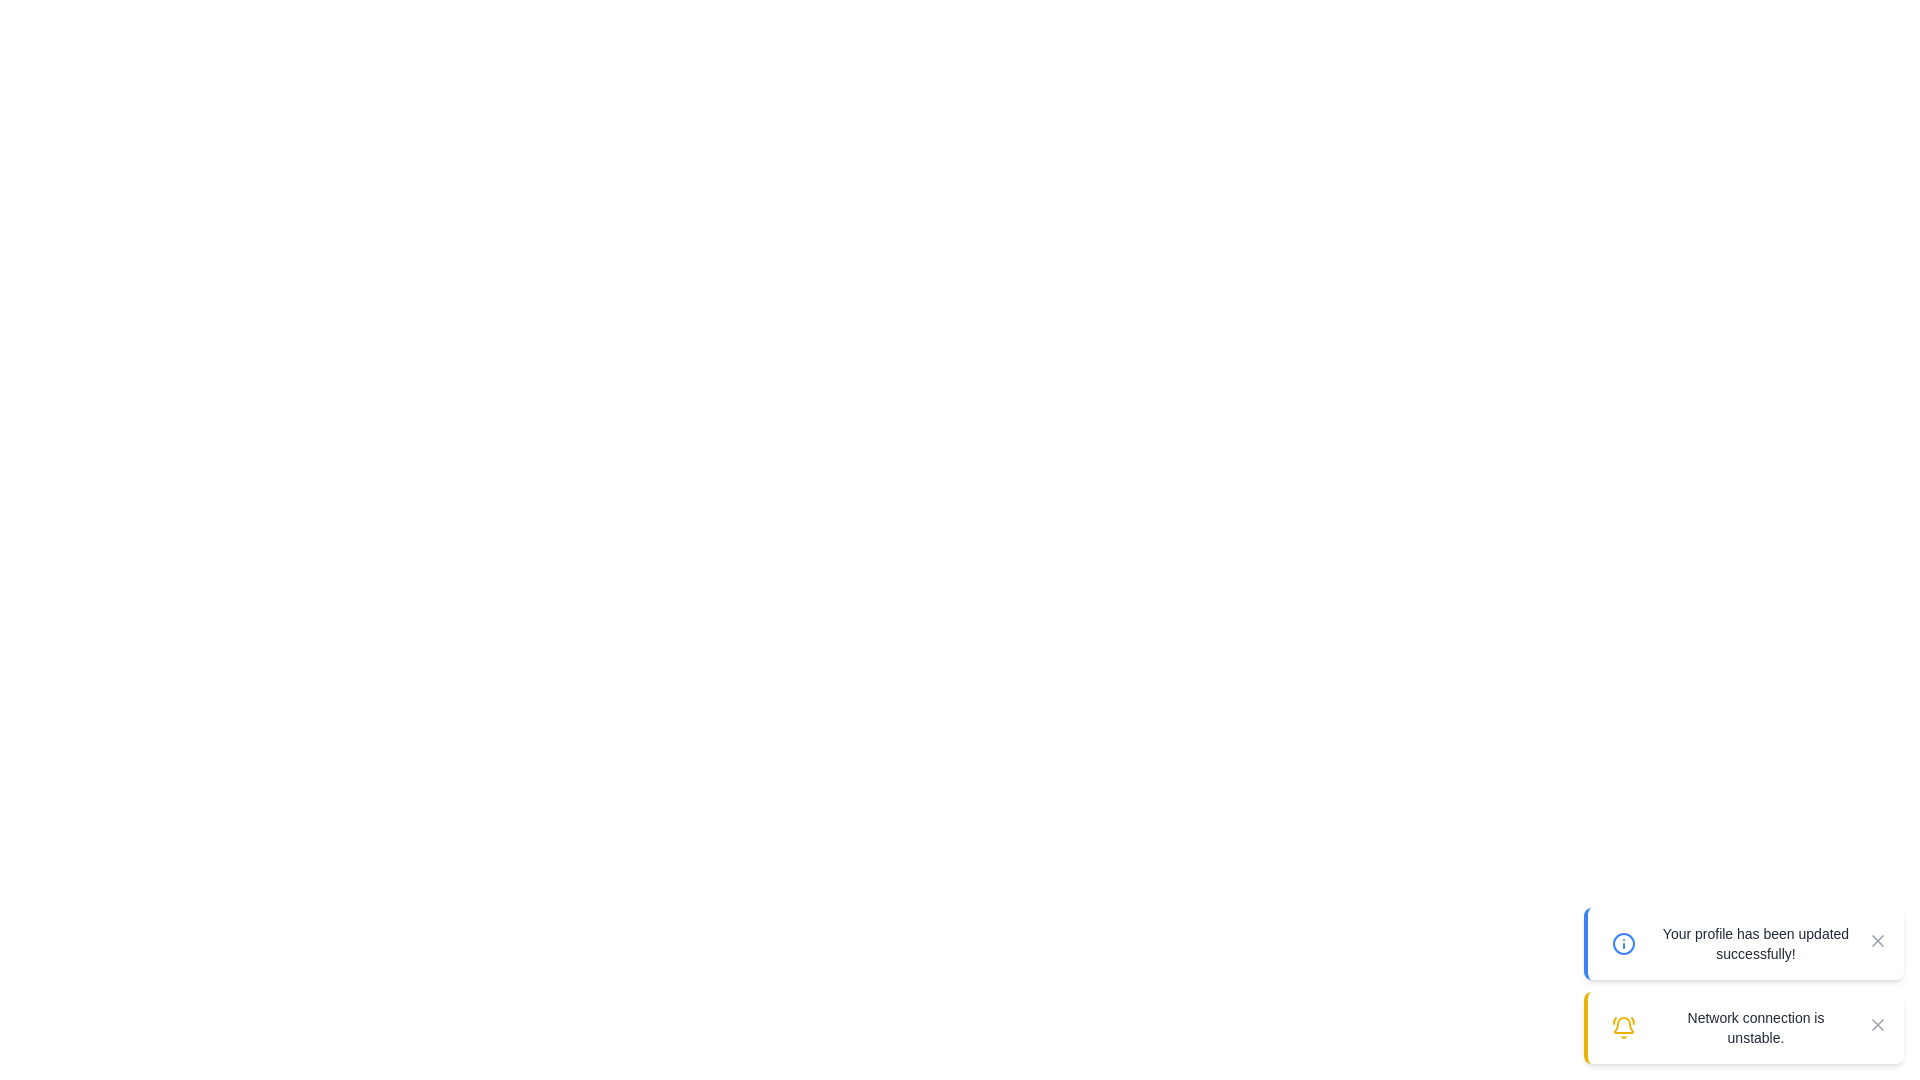 This screenshot has height=1080, width=1920. What do you see at coordinates (1742, 944) in the screenshot?
I see `the snackbar with the message 'Your profile has been updated successfully!'` at bounding box center [1742, 944].